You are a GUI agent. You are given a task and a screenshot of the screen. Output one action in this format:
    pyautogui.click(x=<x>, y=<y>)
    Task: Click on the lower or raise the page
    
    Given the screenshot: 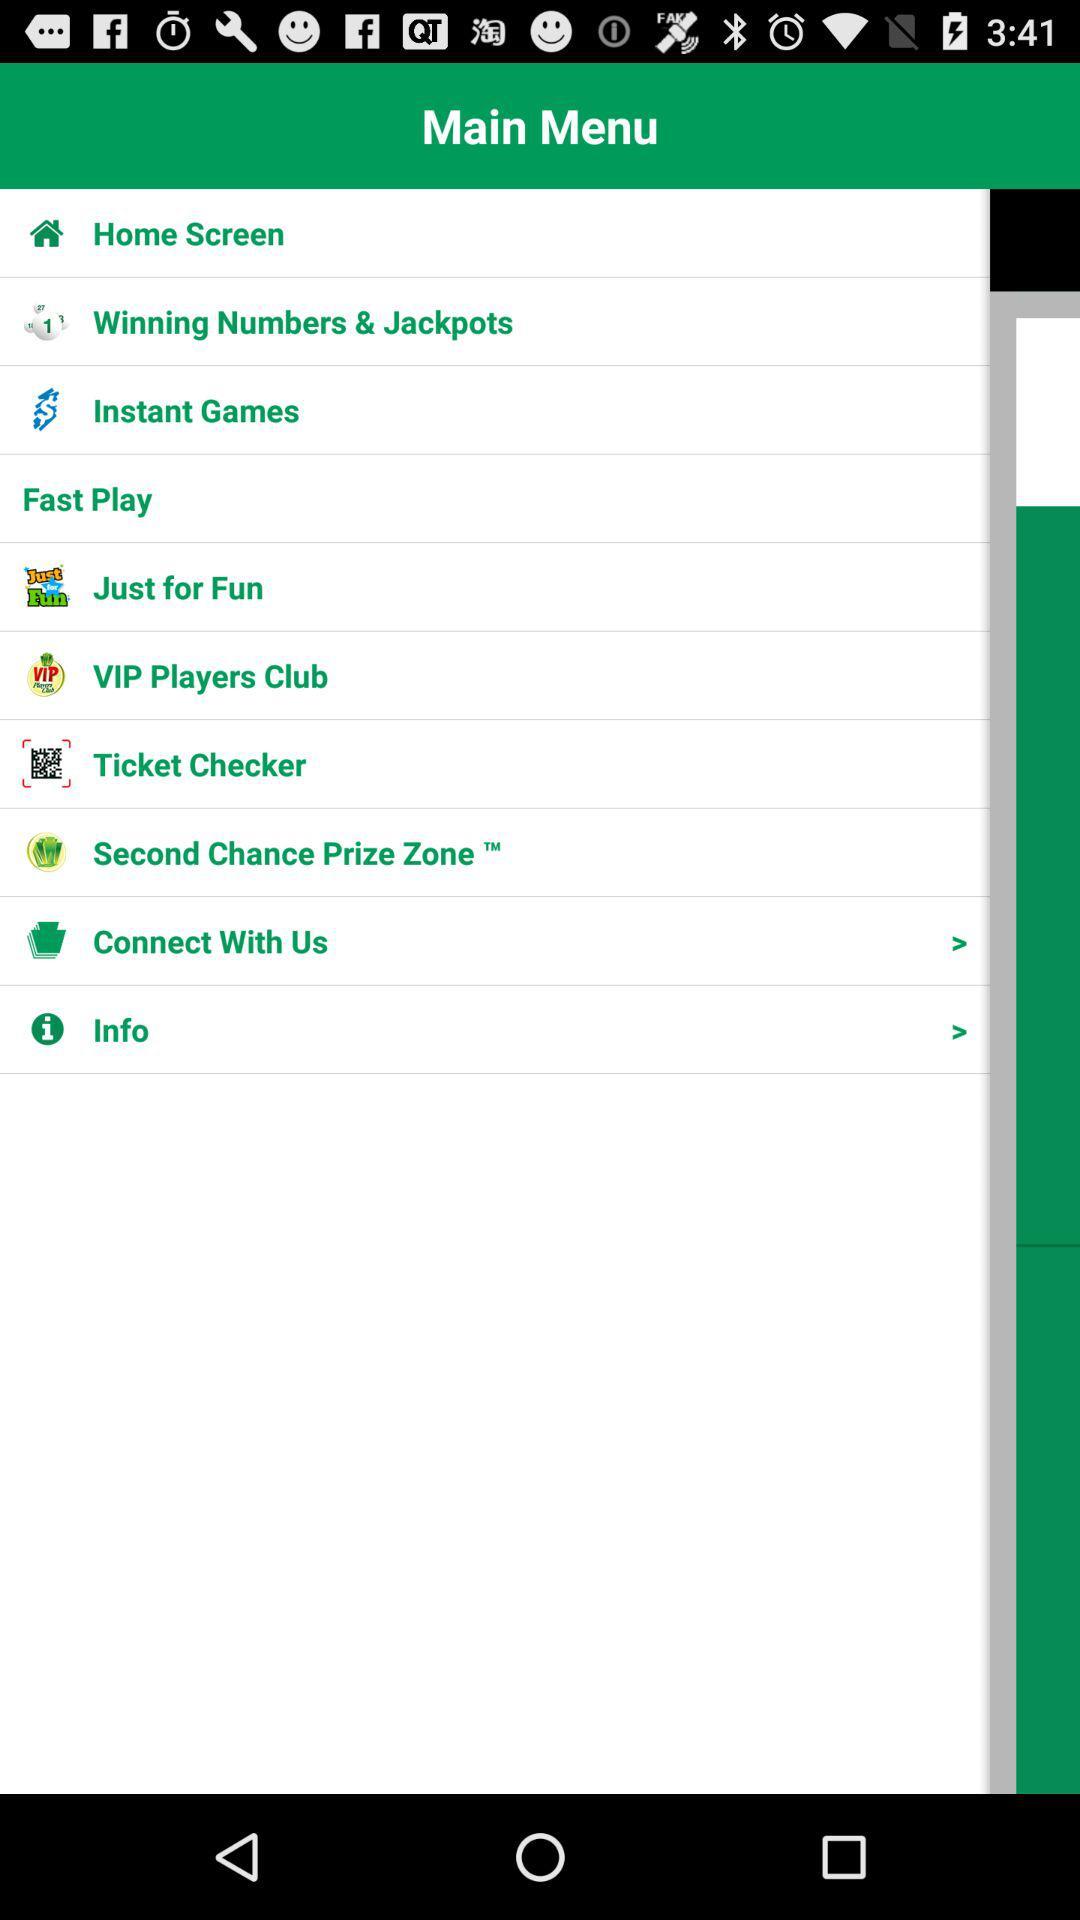 What is the action you would take?
    pyautogui.click(x=1034, y=991)
    